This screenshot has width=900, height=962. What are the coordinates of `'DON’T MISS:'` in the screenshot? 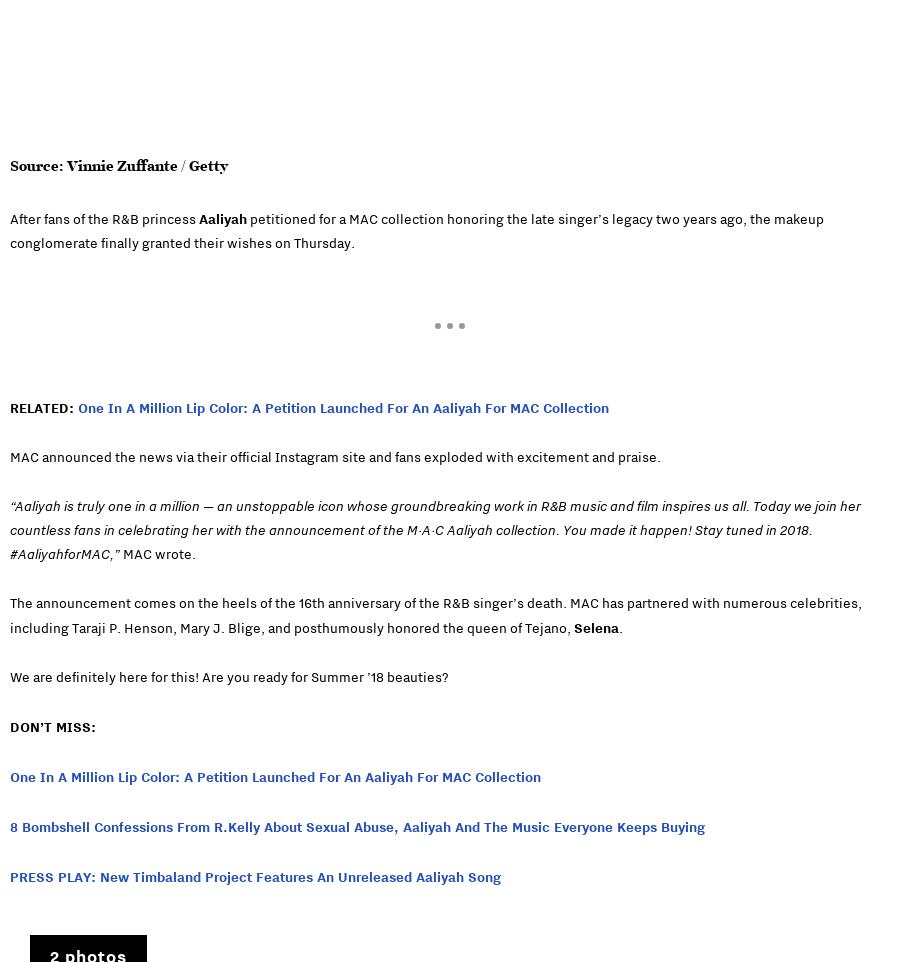 It's located at (8, 726).